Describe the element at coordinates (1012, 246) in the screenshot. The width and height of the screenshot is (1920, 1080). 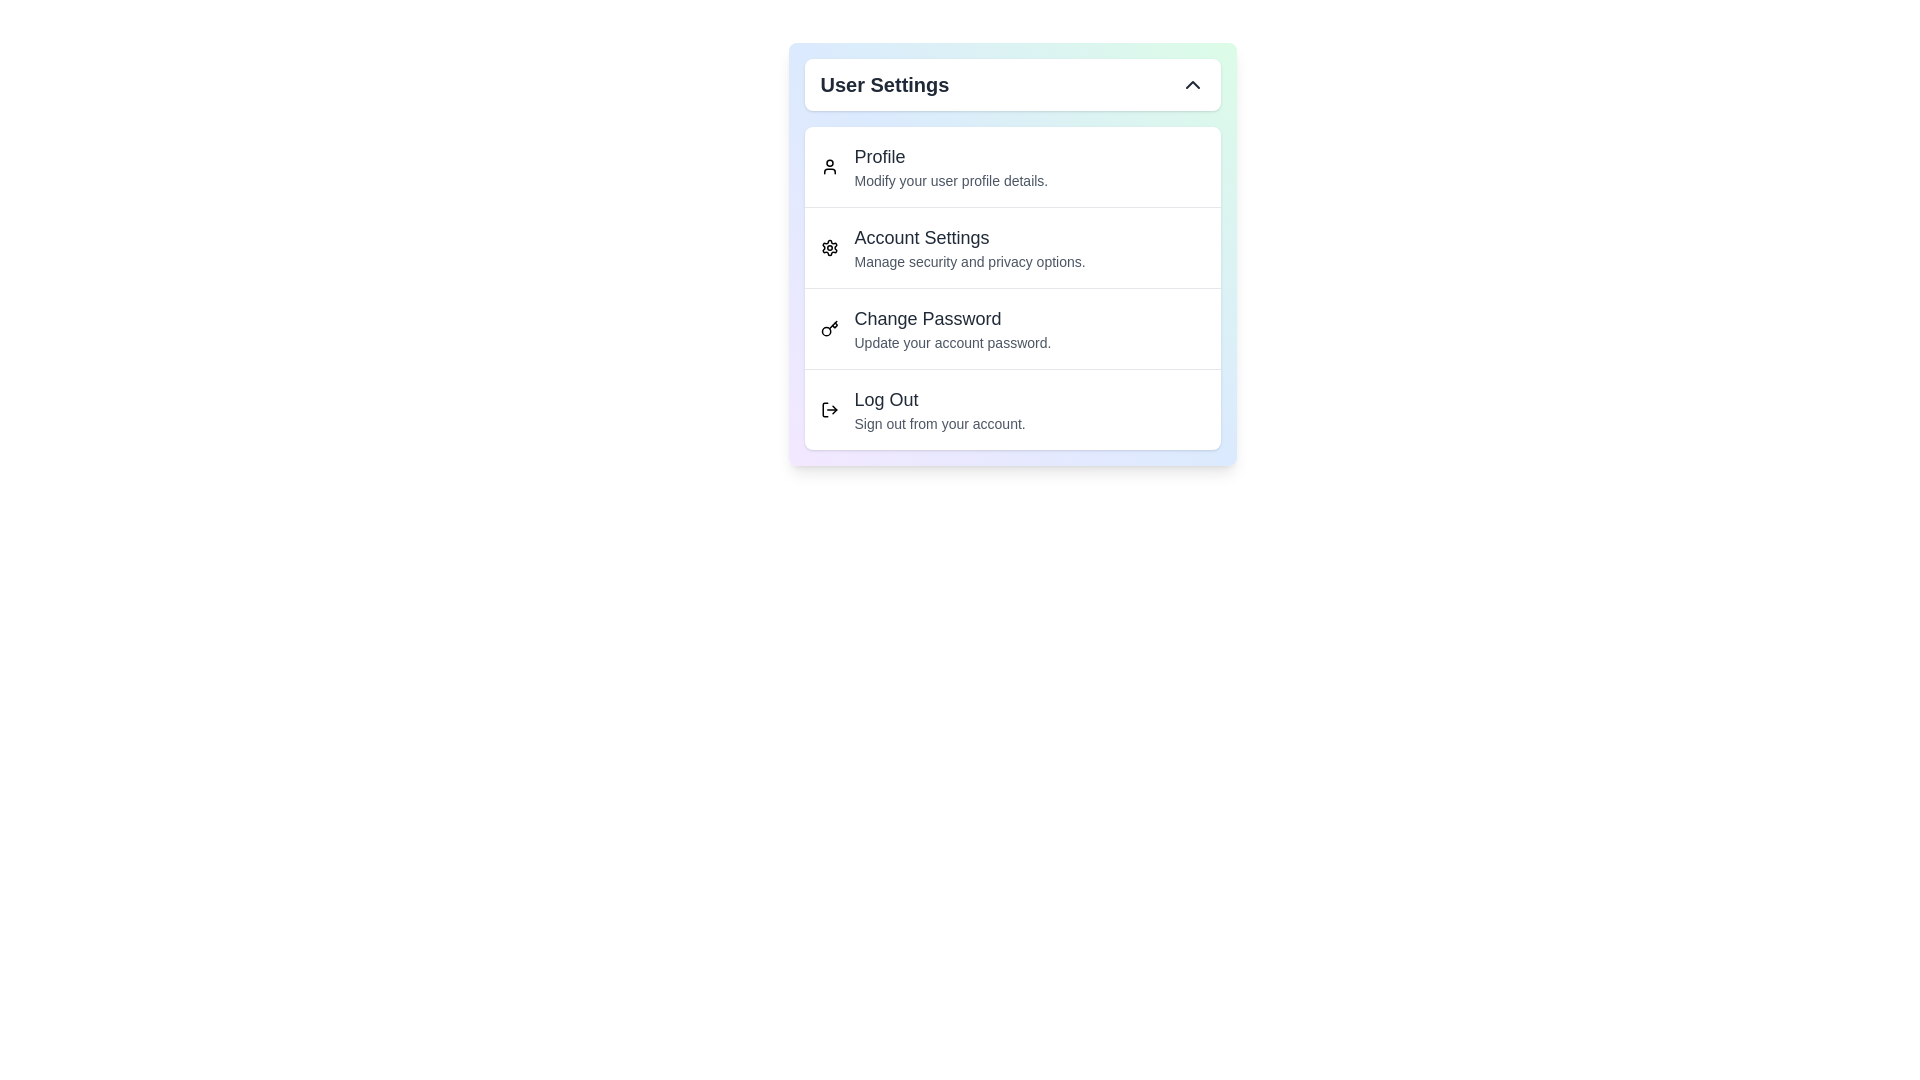
I see `the menu option Account Settings` at that location.